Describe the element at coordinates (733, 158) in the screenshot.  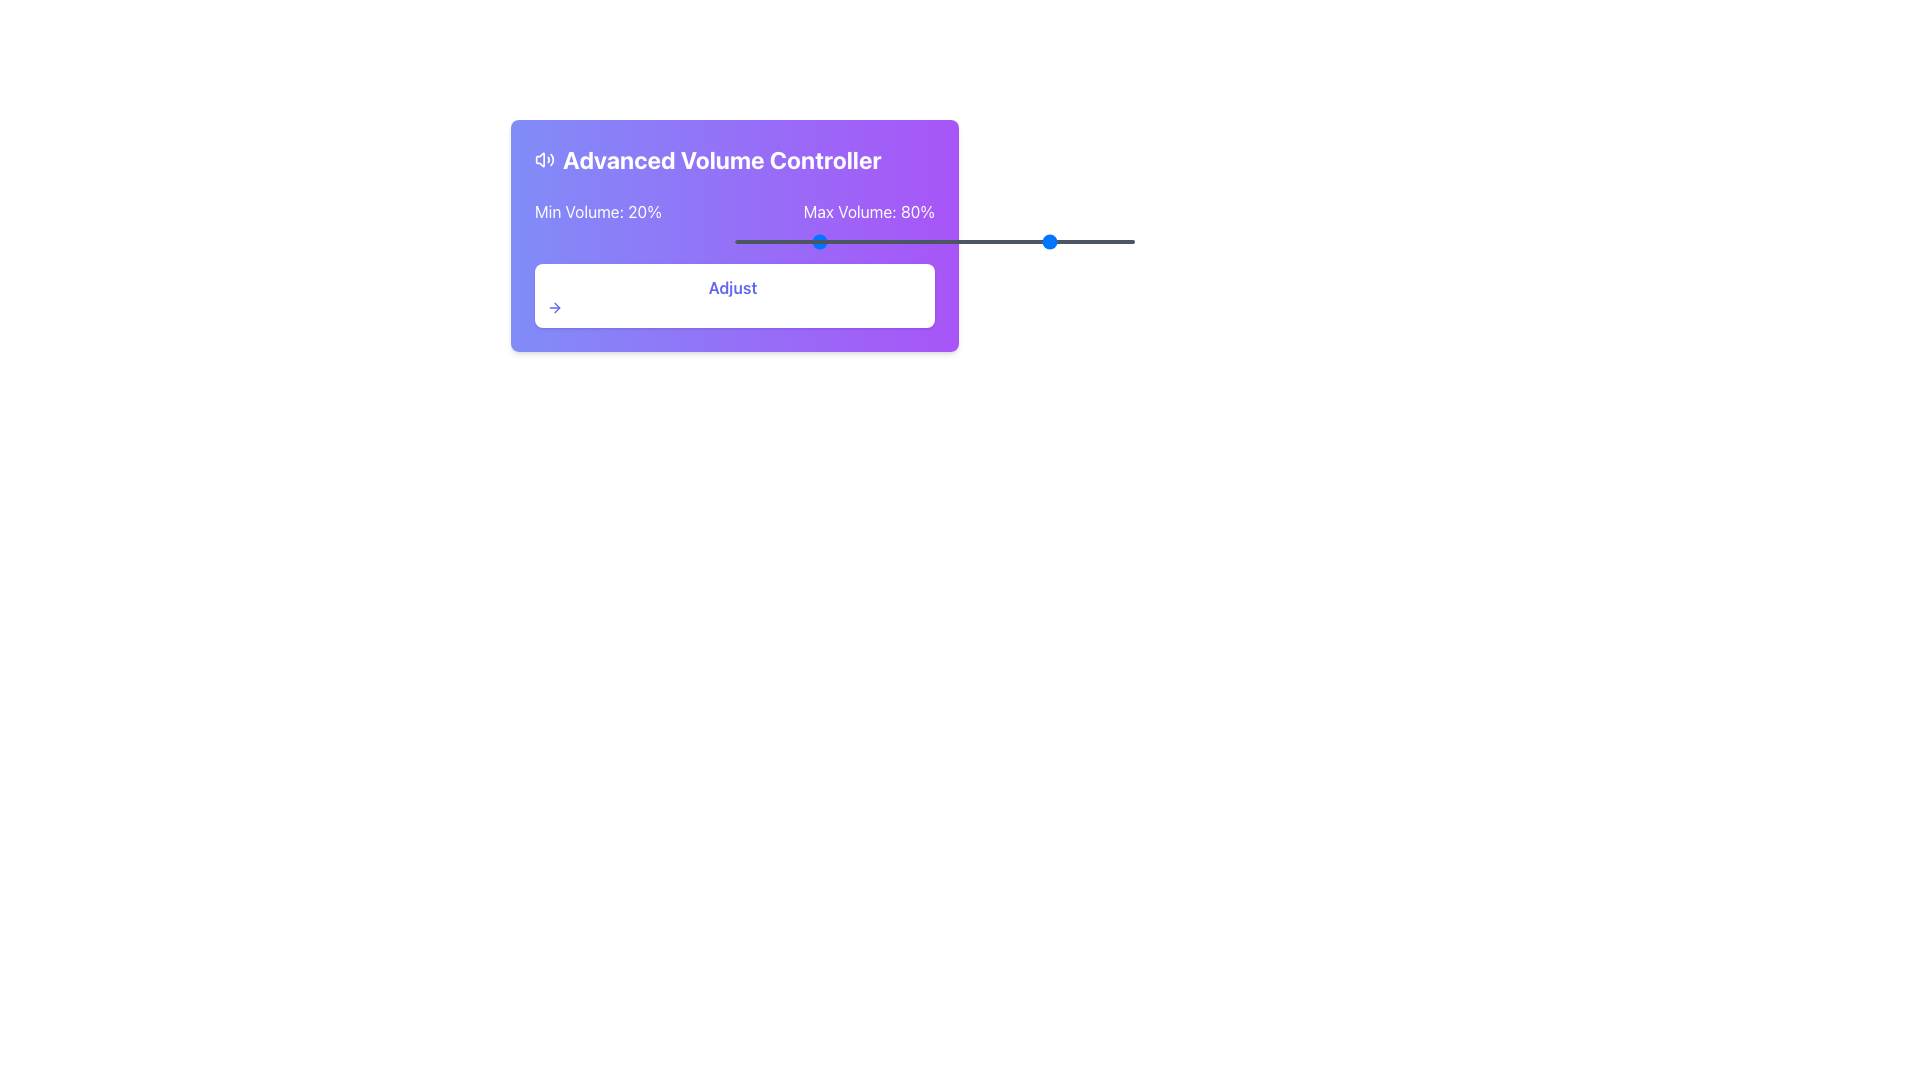
I see `the Title header displaying 'Advanced Volume Controller' with the accompanying volume icon, which is prominently styled and positioned at the top of its gradient background block` at that location.